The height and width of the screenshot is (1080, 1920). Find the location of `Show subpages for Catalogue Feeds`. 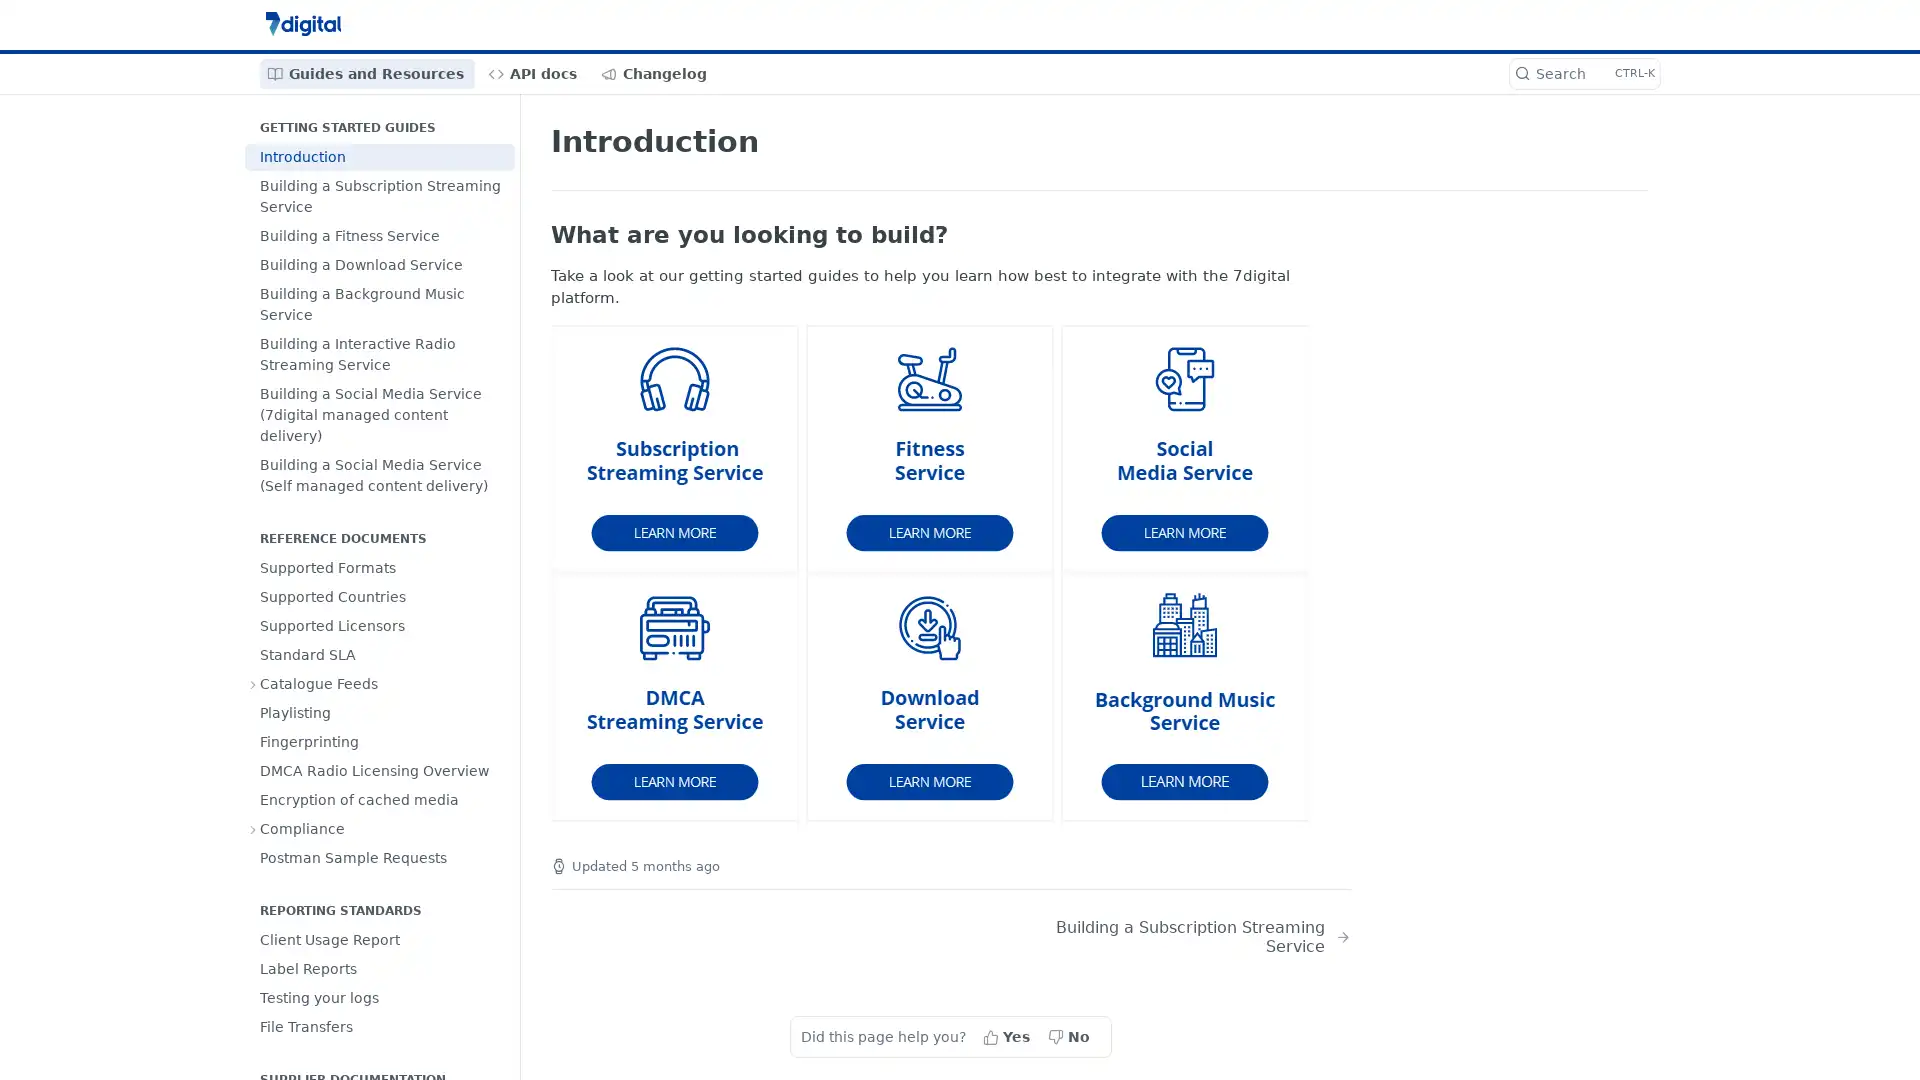

Show subpages for Catalogue Feeds is located at coordinates (253, 682).